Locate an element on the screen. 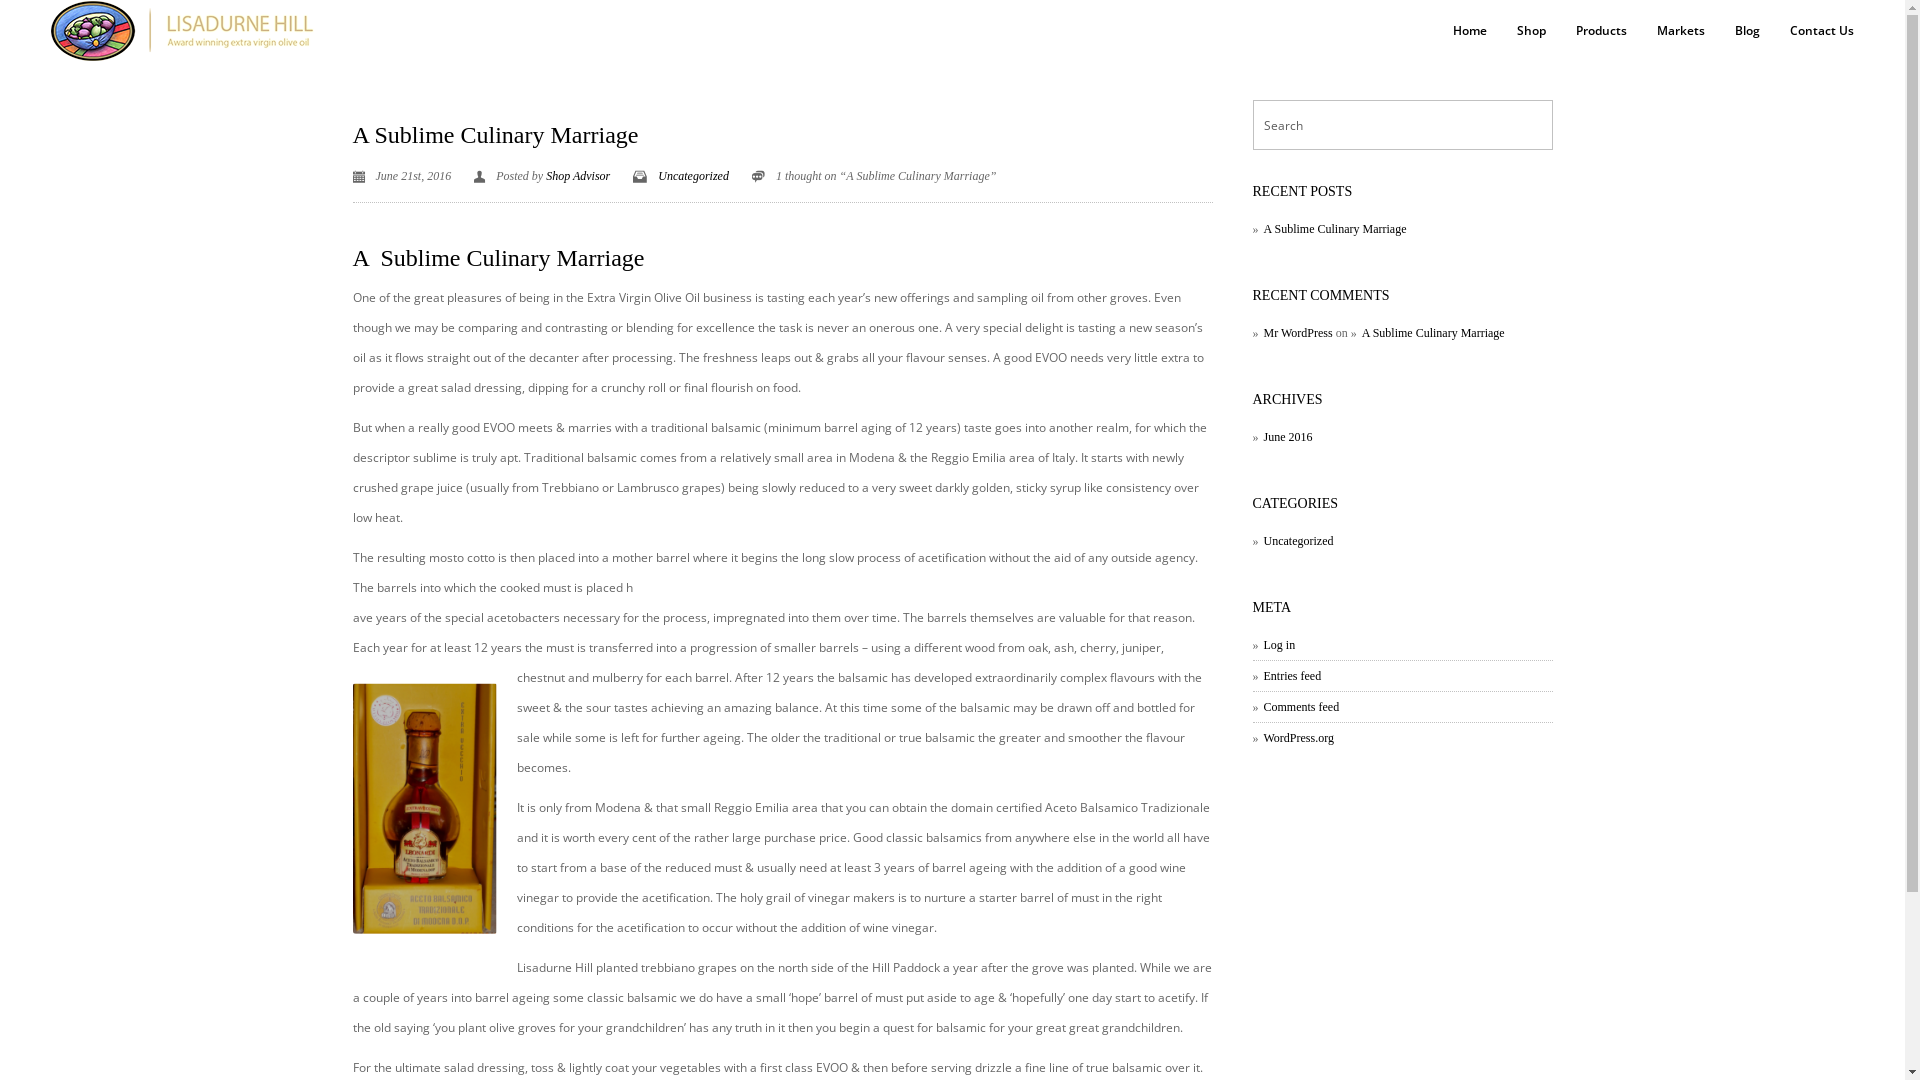 The width and height of the screenshot is (1920, 1080). 'A Sublime Culinary Marriage' is located at coordinates (494, 135).